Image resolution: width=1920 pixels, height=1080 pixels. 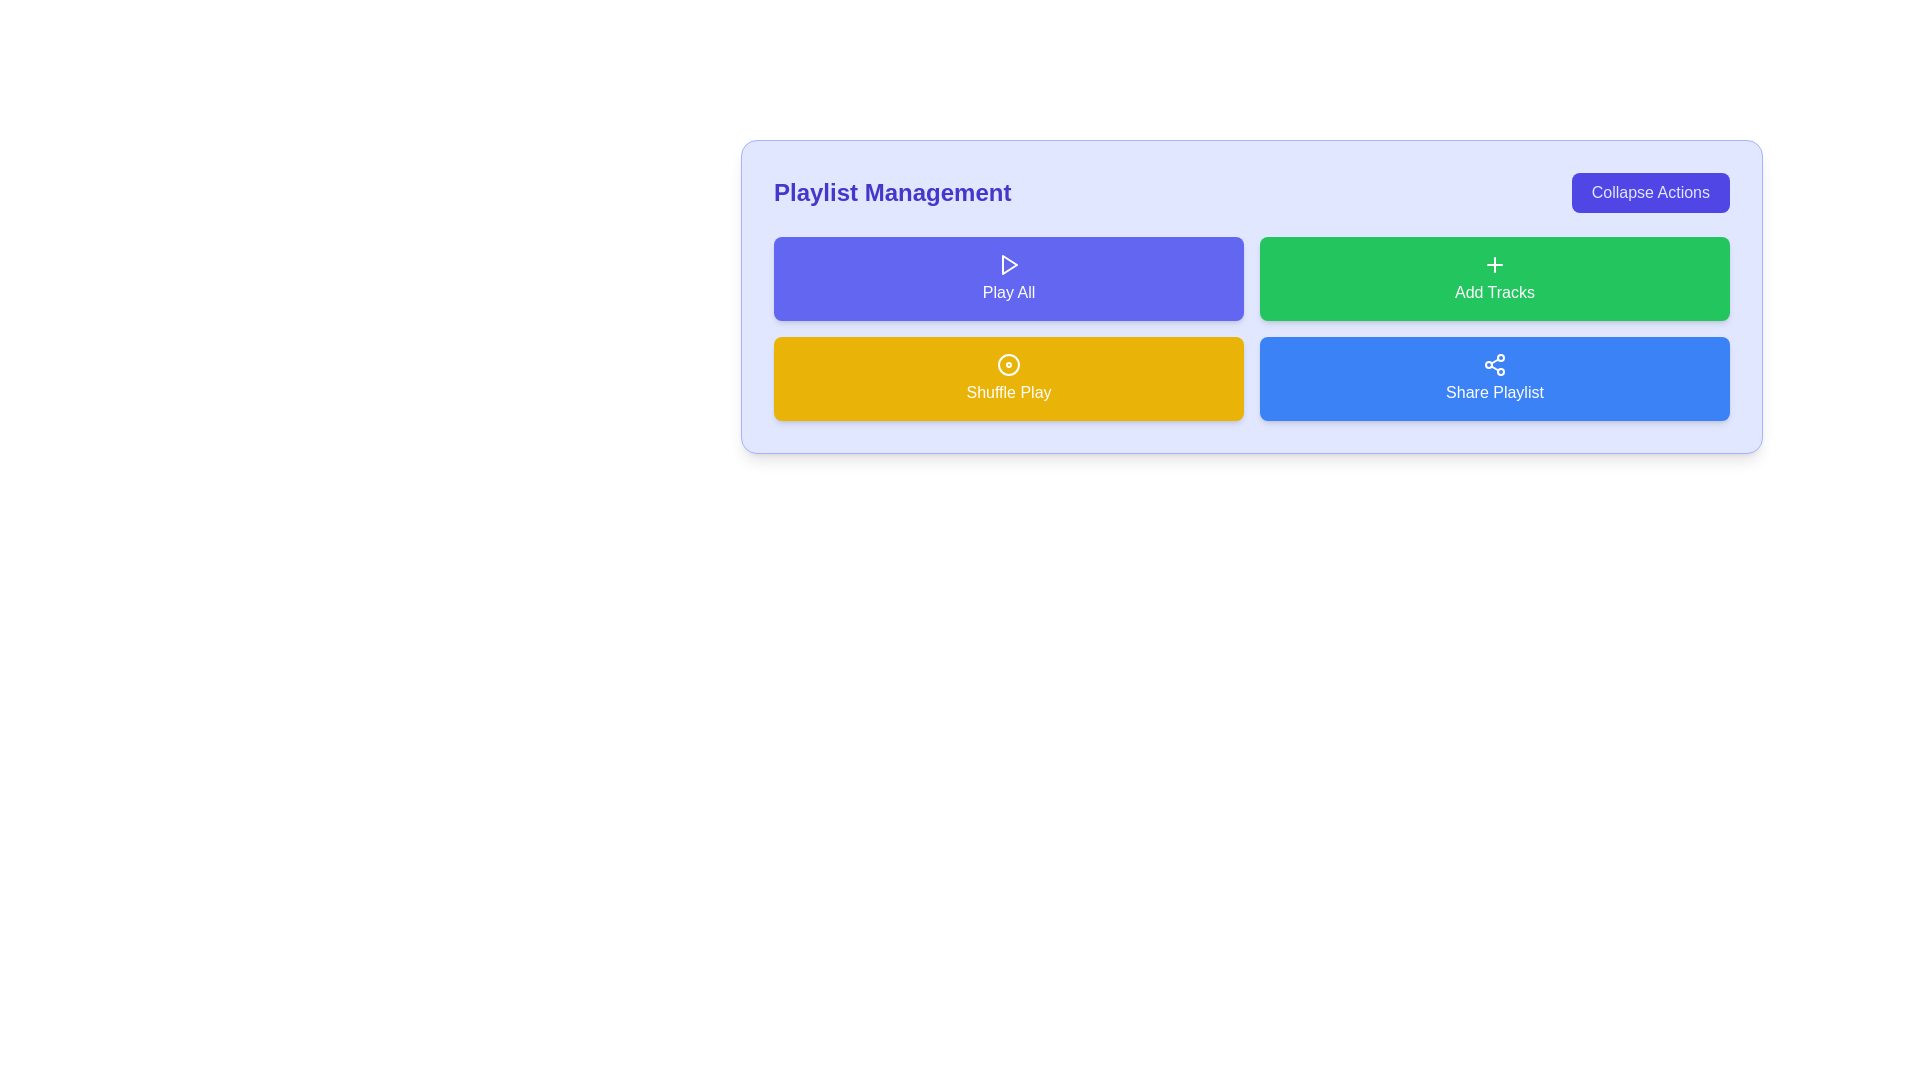 I want to click on the 'Play All' button located in the top-left quadrant of the button grid, positioned under 'Playlist Management' and to the left of 'Add Tracks', so click(x=1008, y=278).